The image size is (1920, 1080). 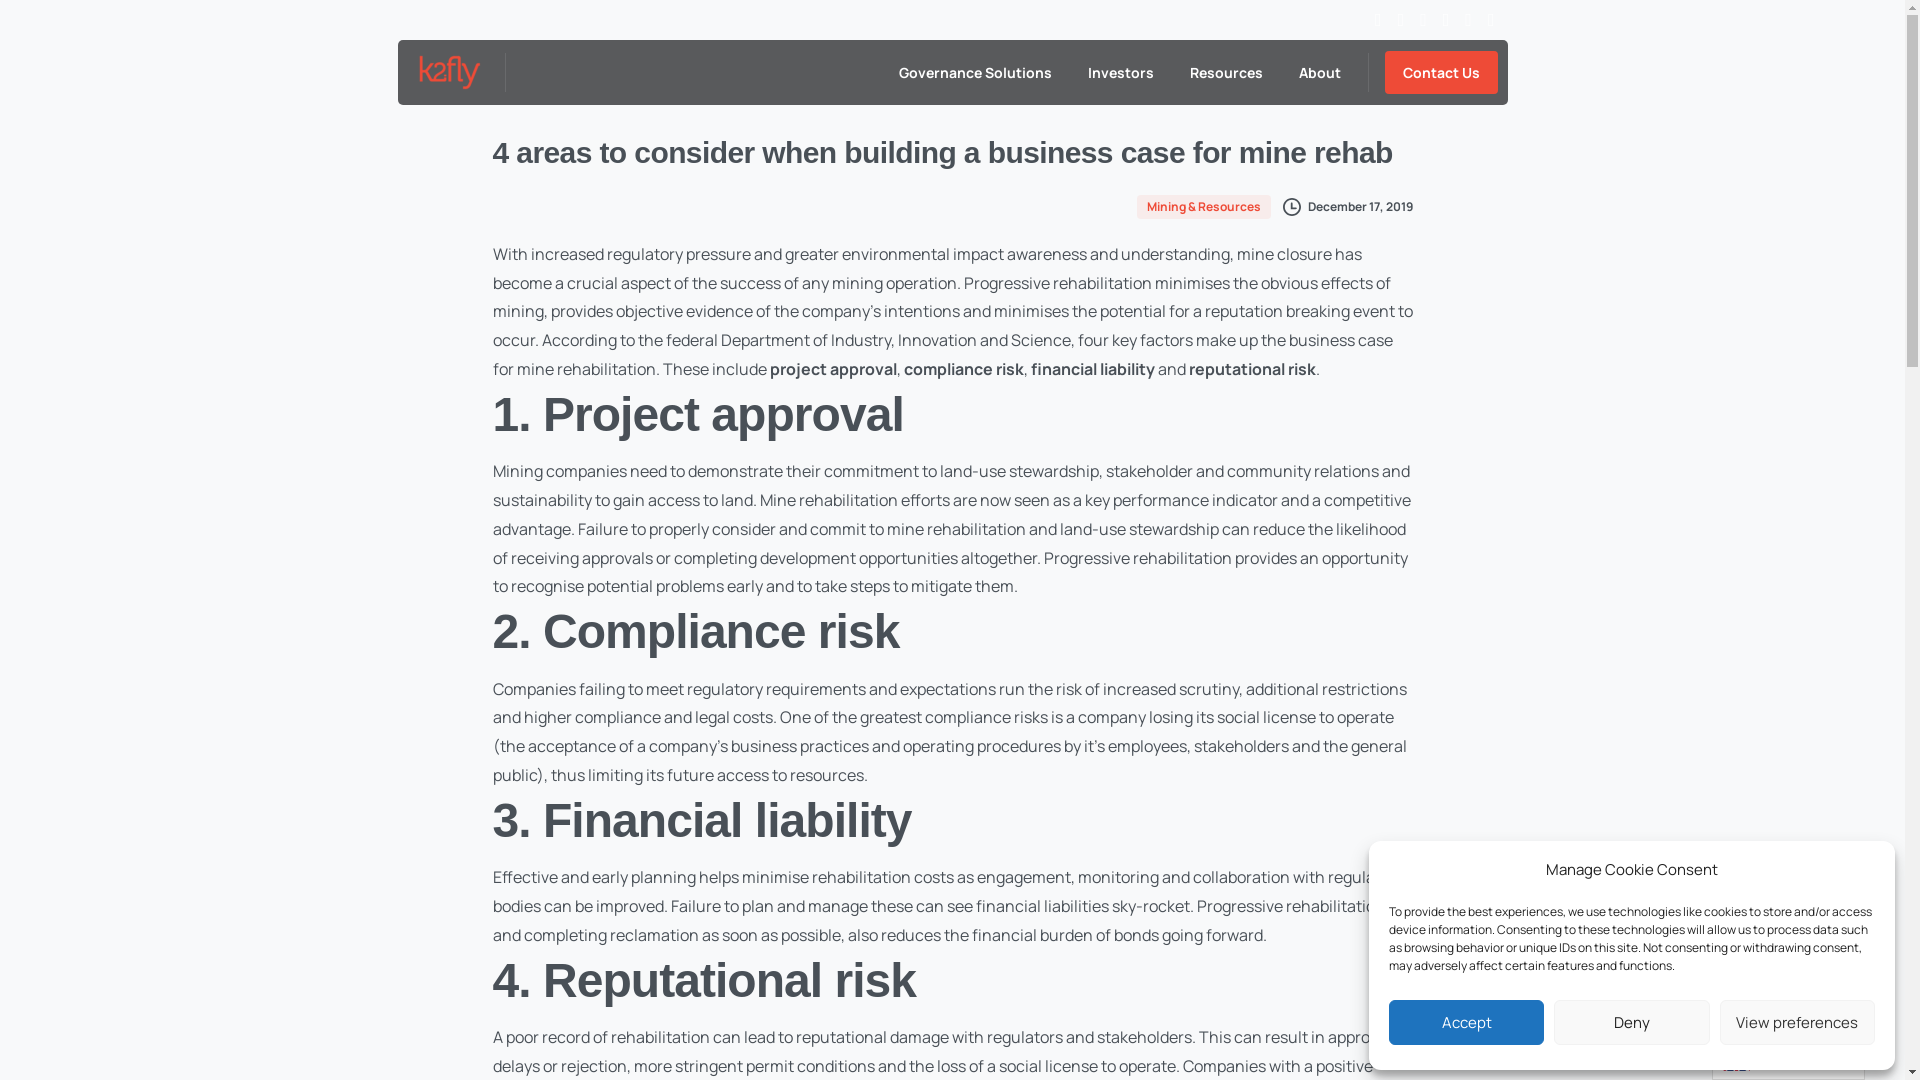 What do you see at coordinates (1797, 1022) in the screenshot?
I see `'View preferences'` at bounding box center [1797, 1022].